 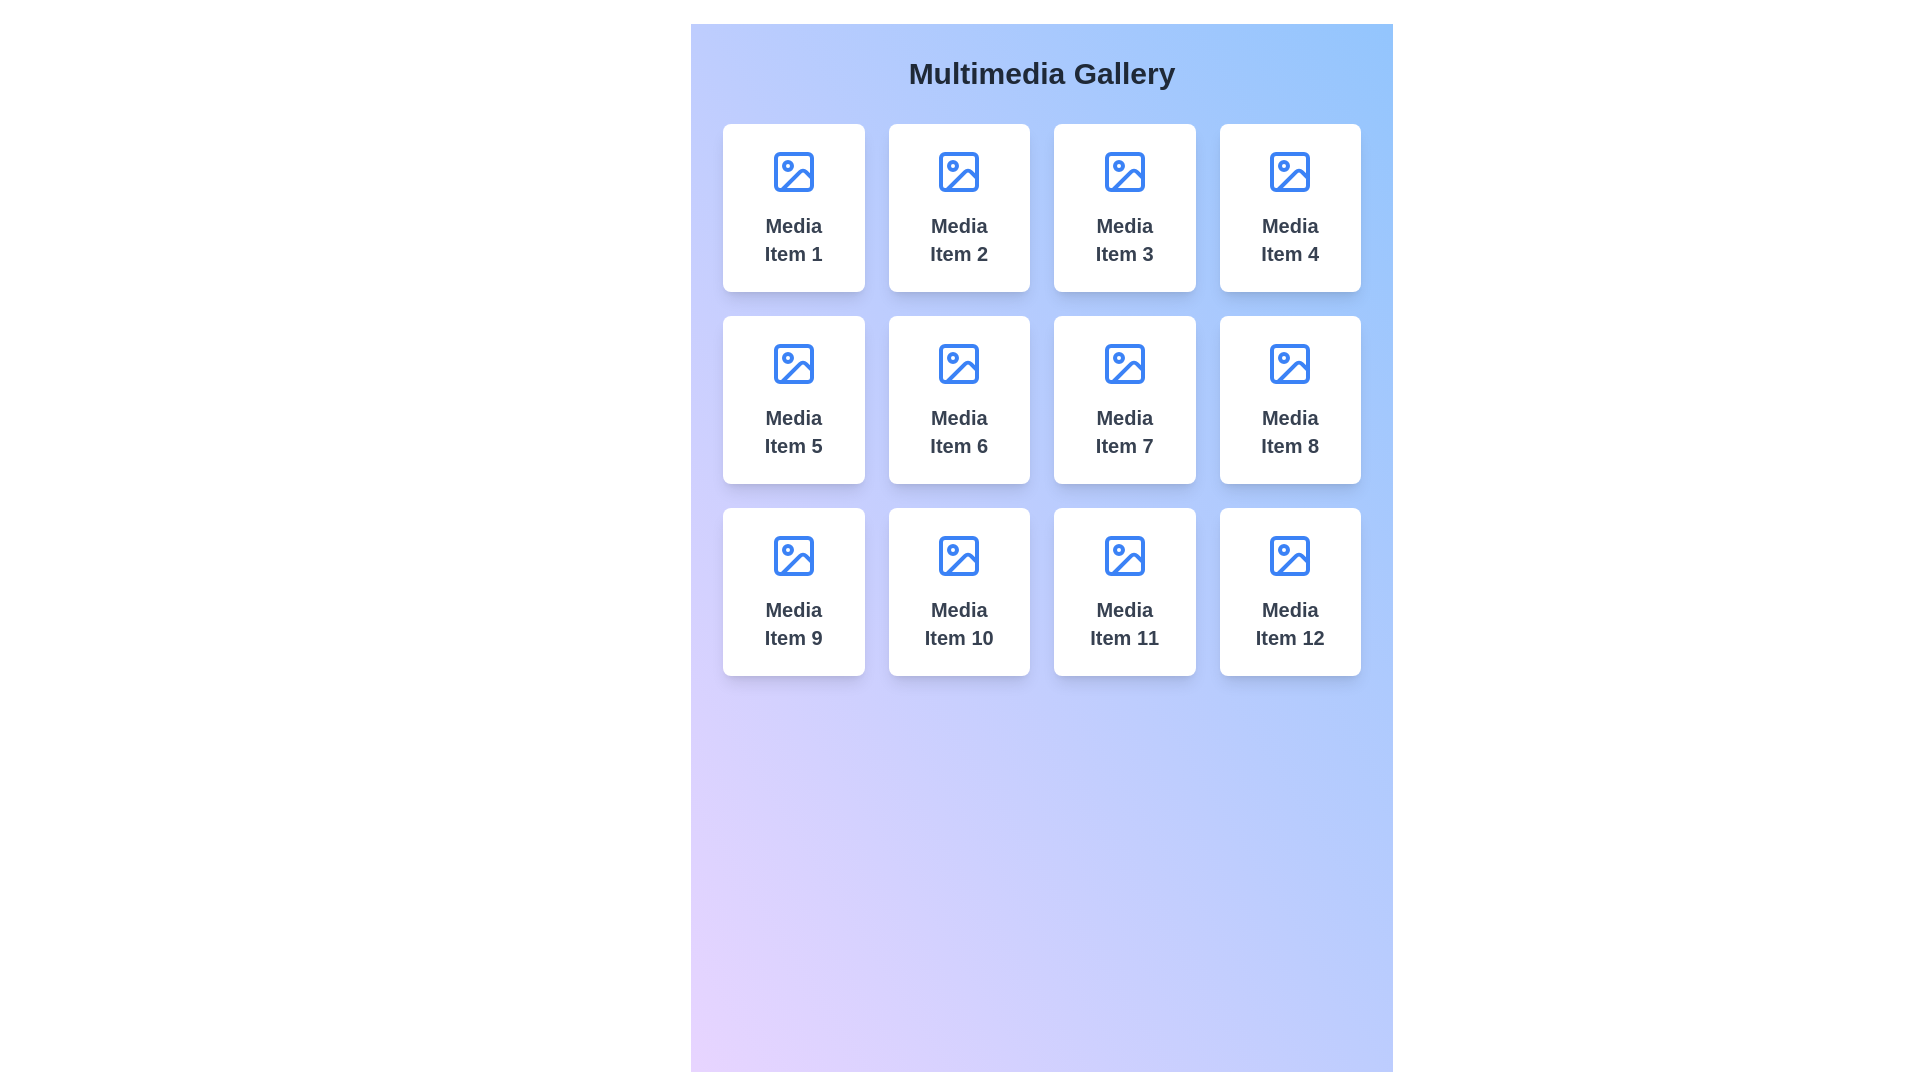 What do you see at coordinates (958, 171) in the screenshot?
I see `the SVG icon representing 'Media Item 2' located at the top of the card in the multimedia gallery grid` at bounding box center [958, 171].